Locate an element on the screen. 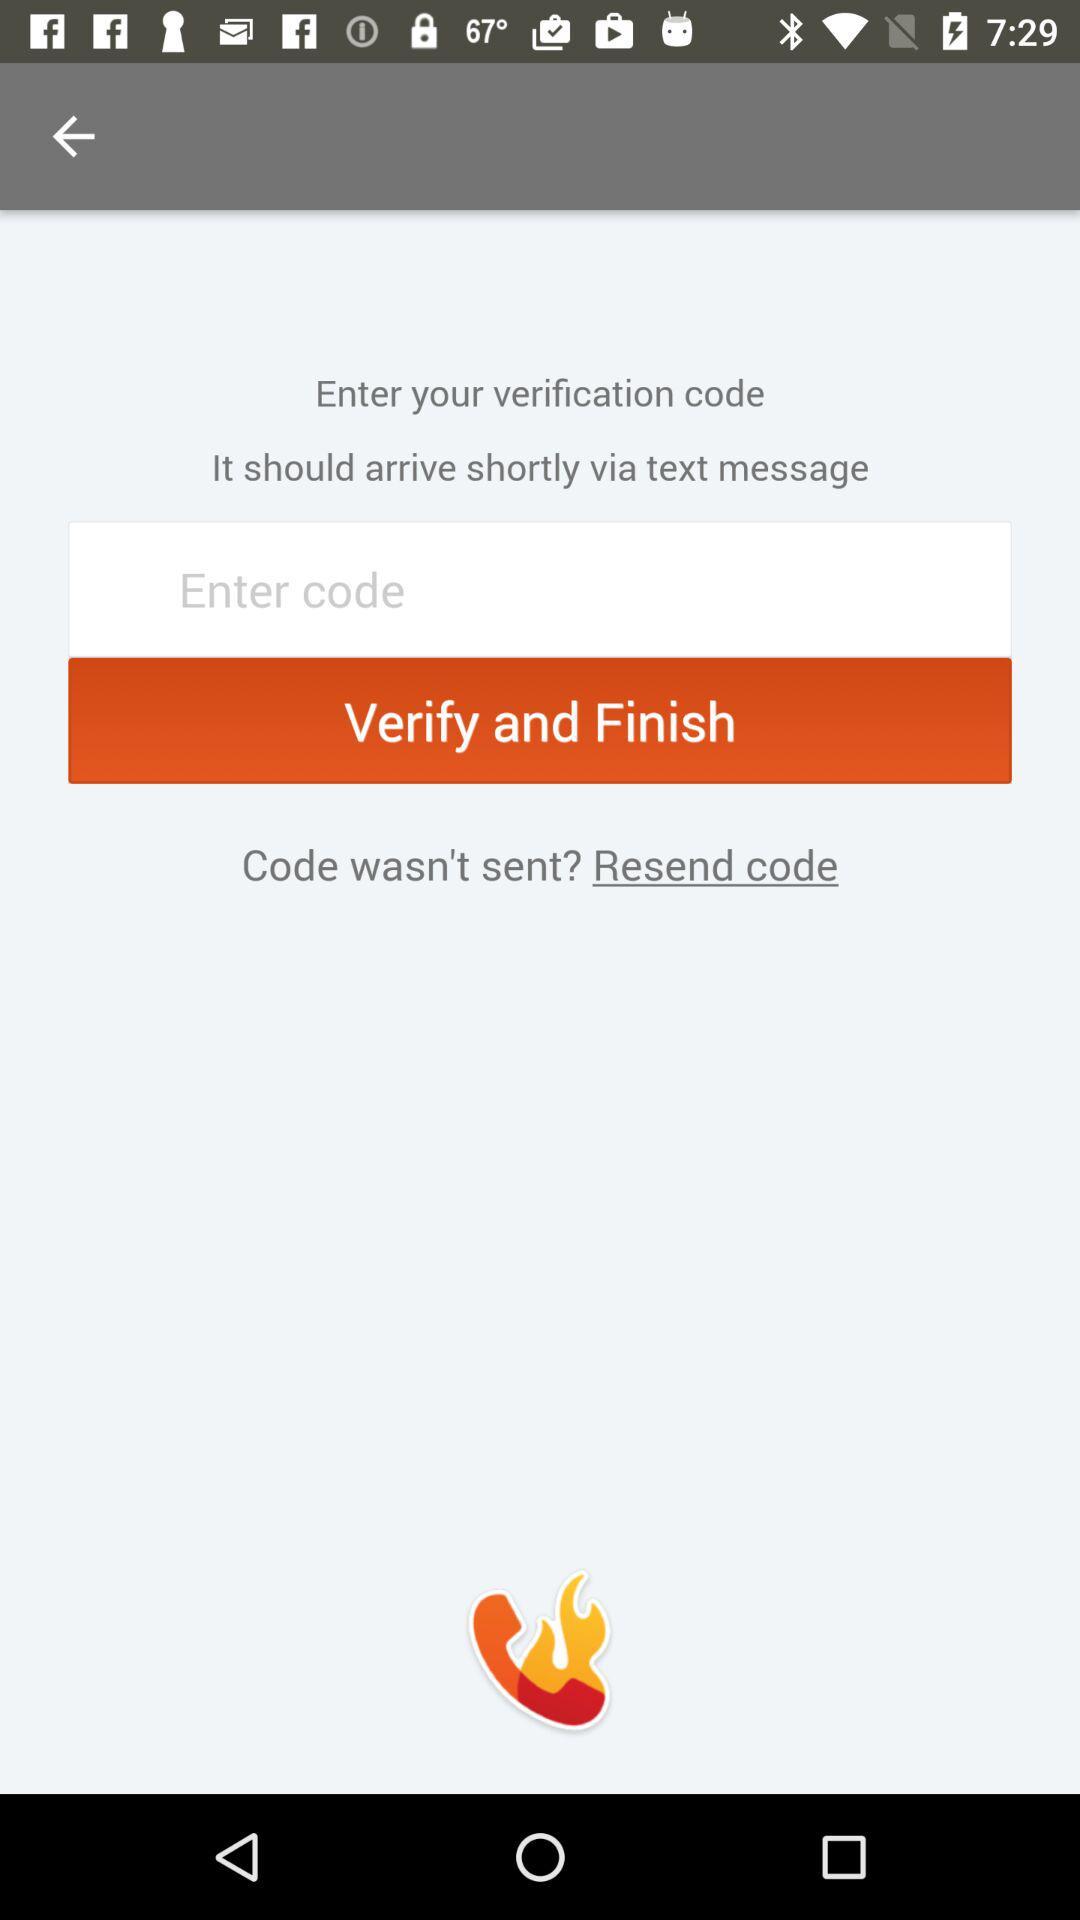  the verify and finish icon is located at coordinates (540, 720).